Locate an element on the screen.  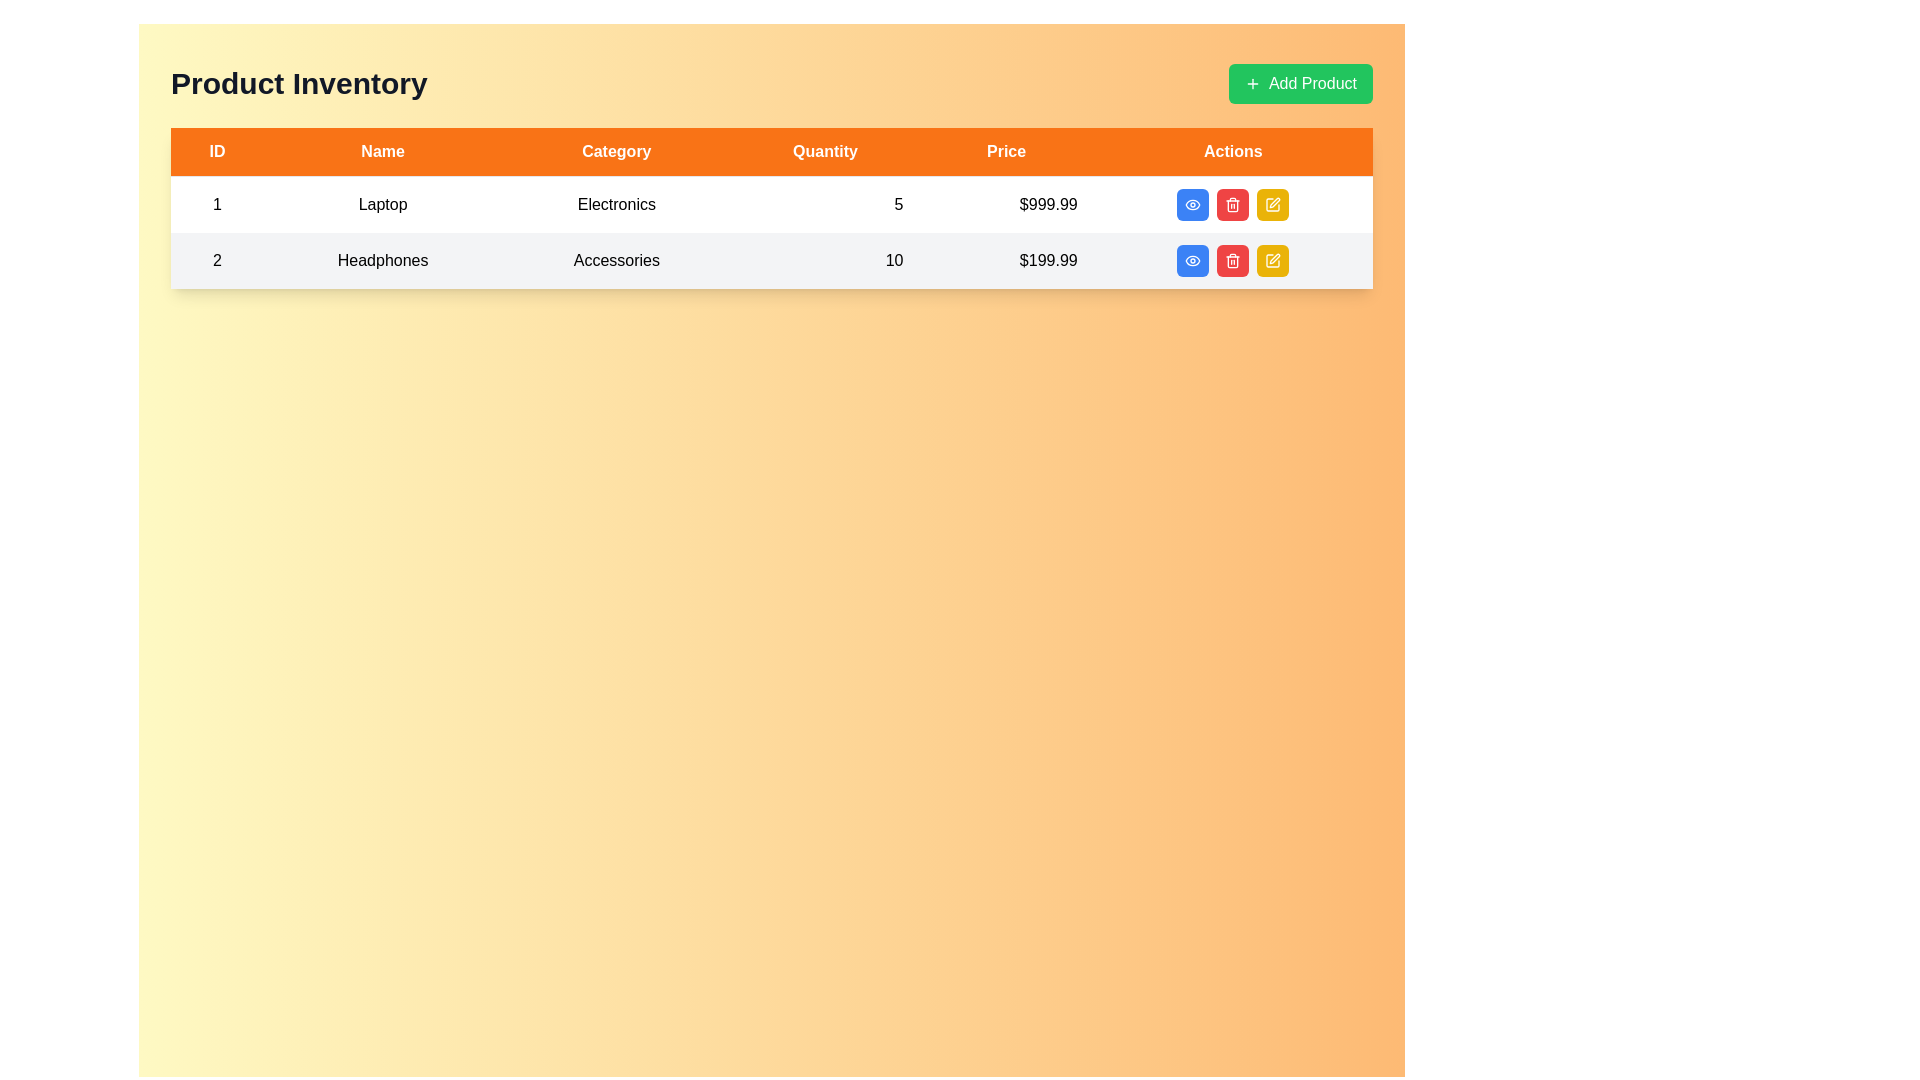
the label indicating the category 'Electronics' in the third column of the first row of the data table is located at coordinates (615, 204).